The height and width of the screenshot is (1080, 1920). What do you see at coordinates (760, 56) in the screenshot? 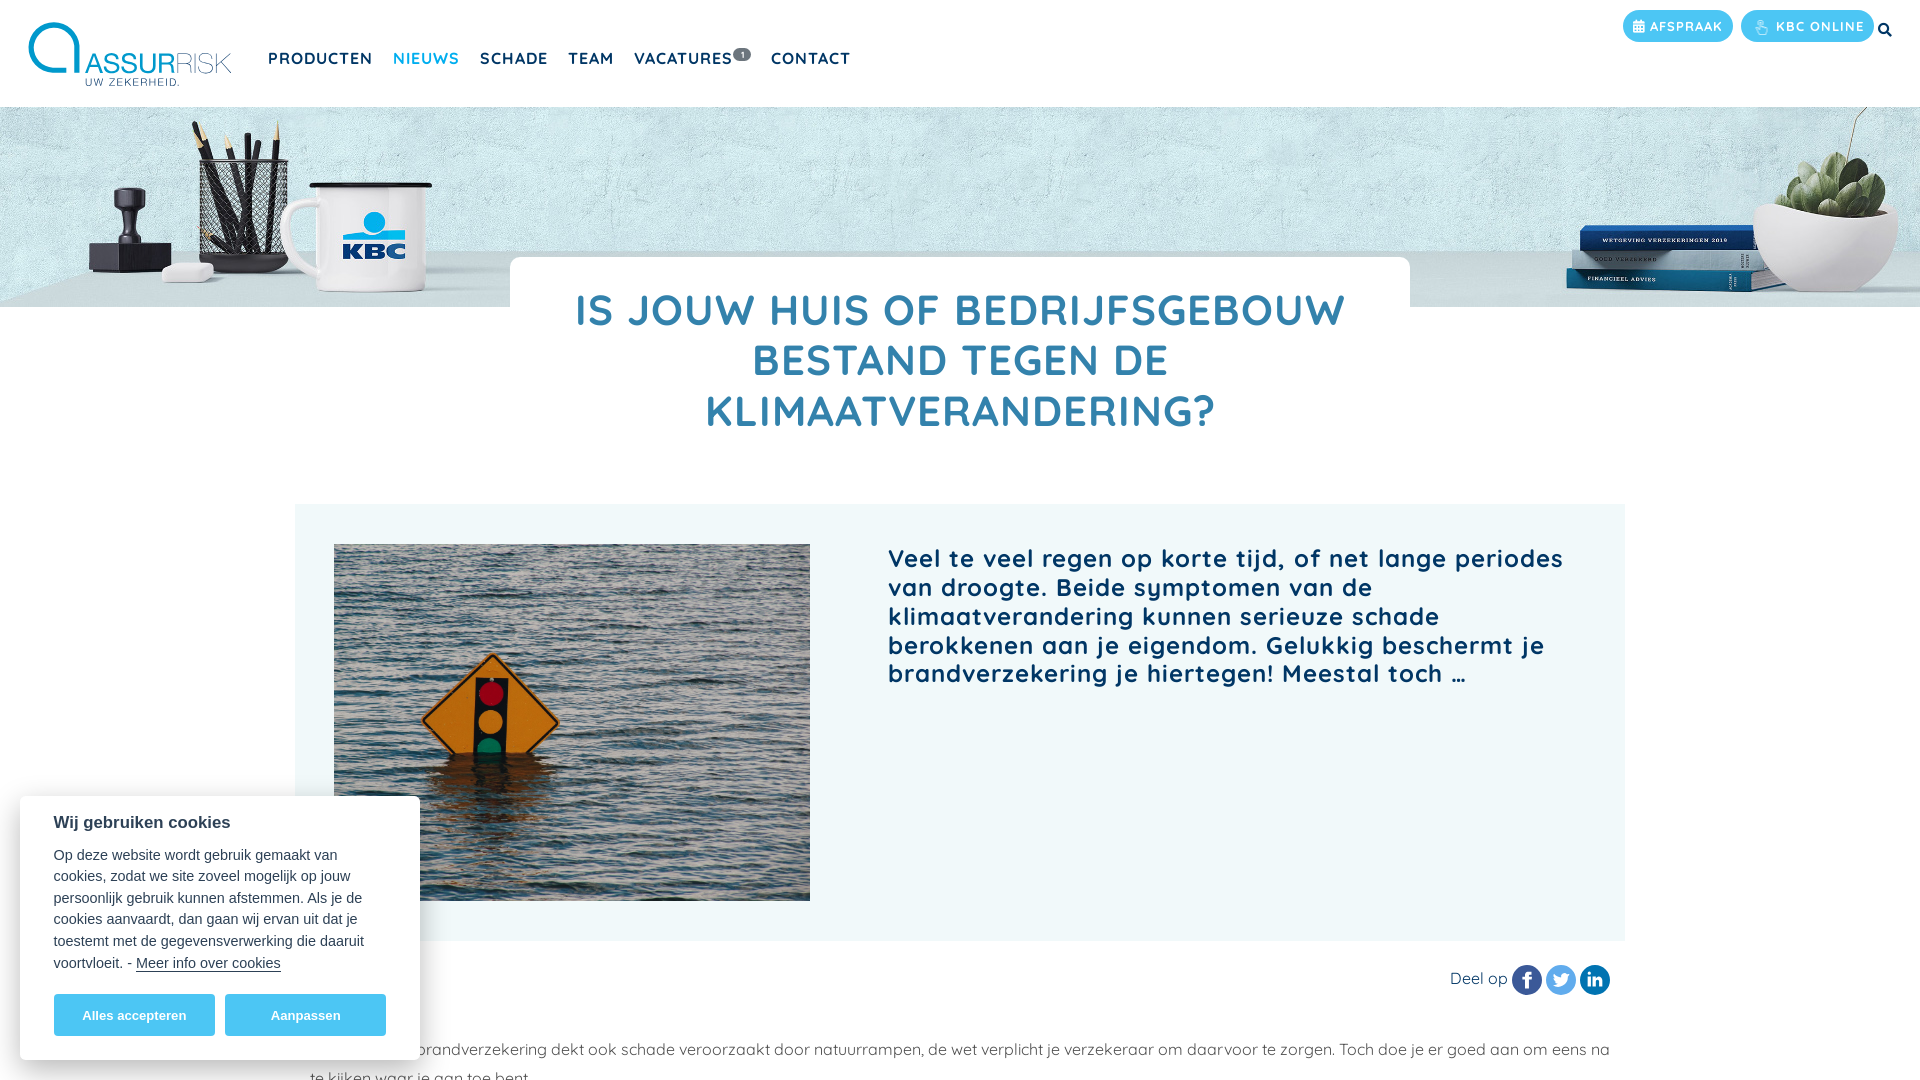
I see `'CONTACT'` at bounding box center [760, 56].